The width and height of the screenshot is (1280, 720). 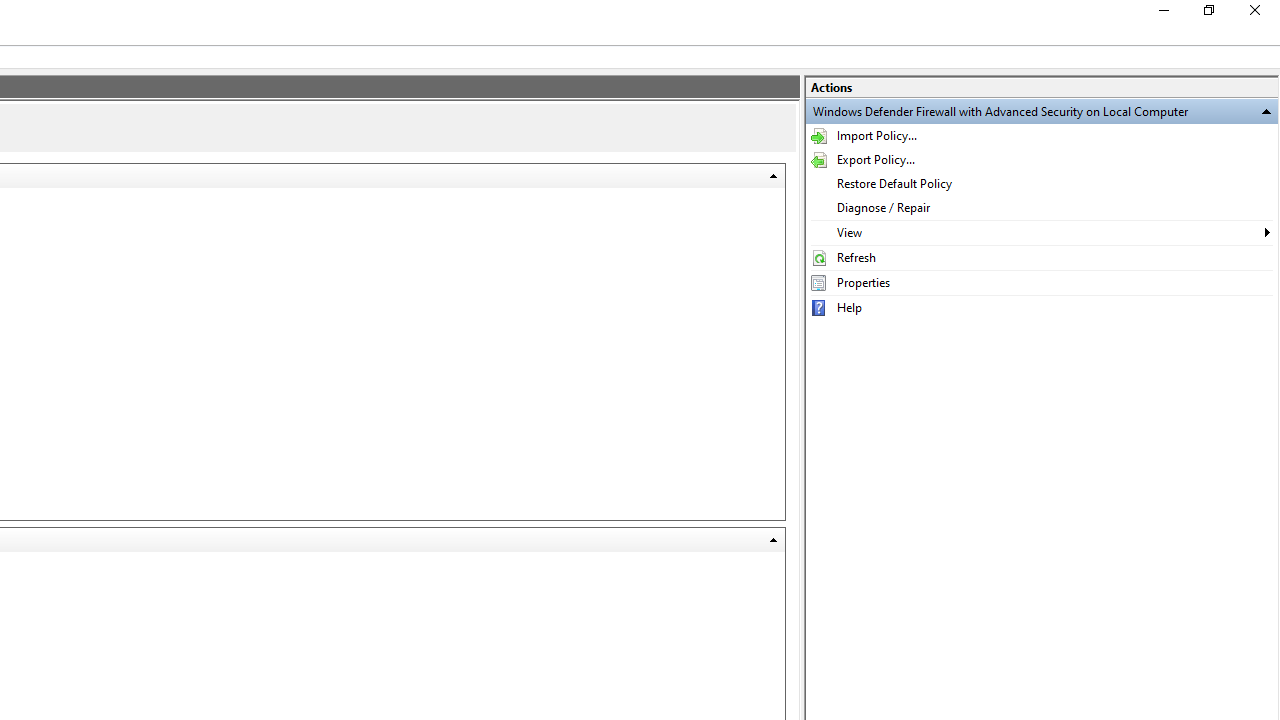 I want to click on 'Import Policy...', so click(x=1040, y=135).